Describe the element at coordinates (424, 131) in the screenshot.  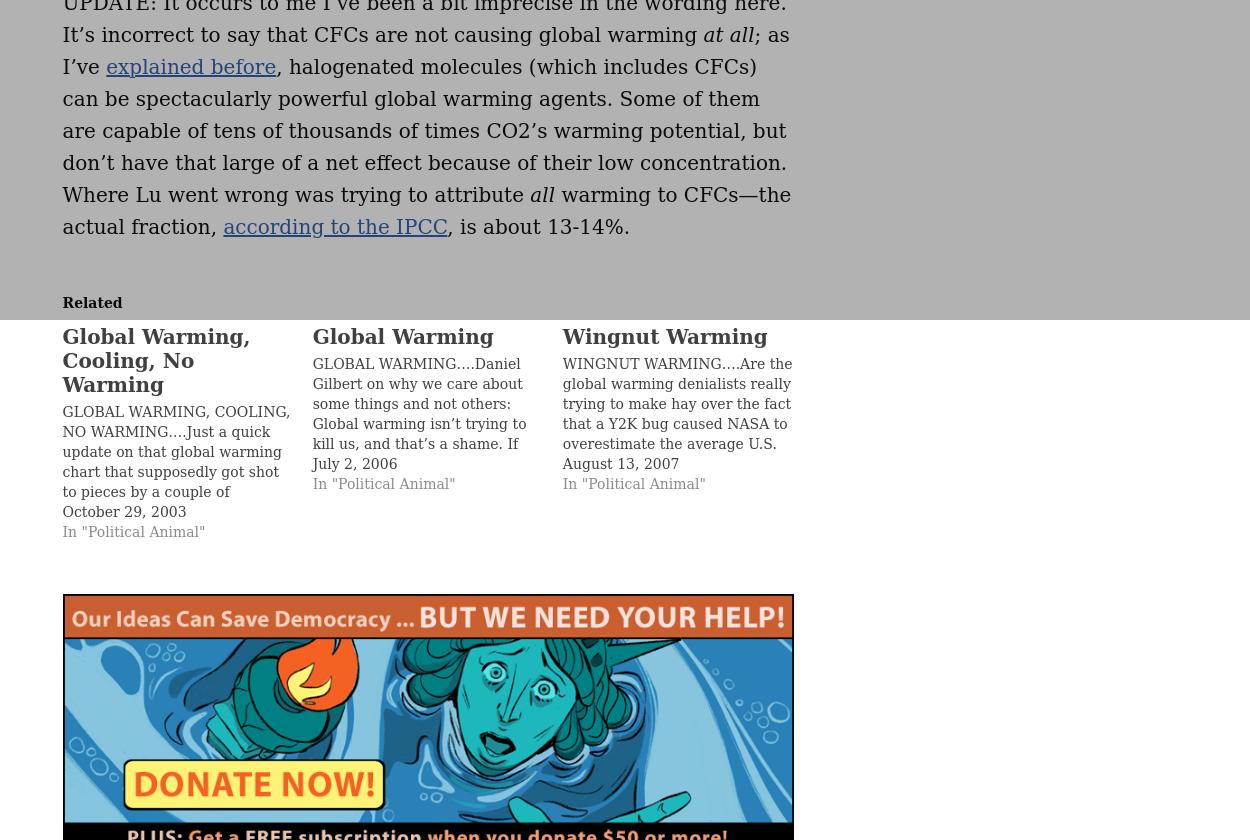
I see `', halogenated molecules (which includes CFCs) can be spectacularly powerful global warming agents. Some of them are capable of tens of thousands of times CO2’s warming potential, but don’t have that large of a net effect because of their low concentration. Where Lu went wrong was trying to attribute'` at that location.